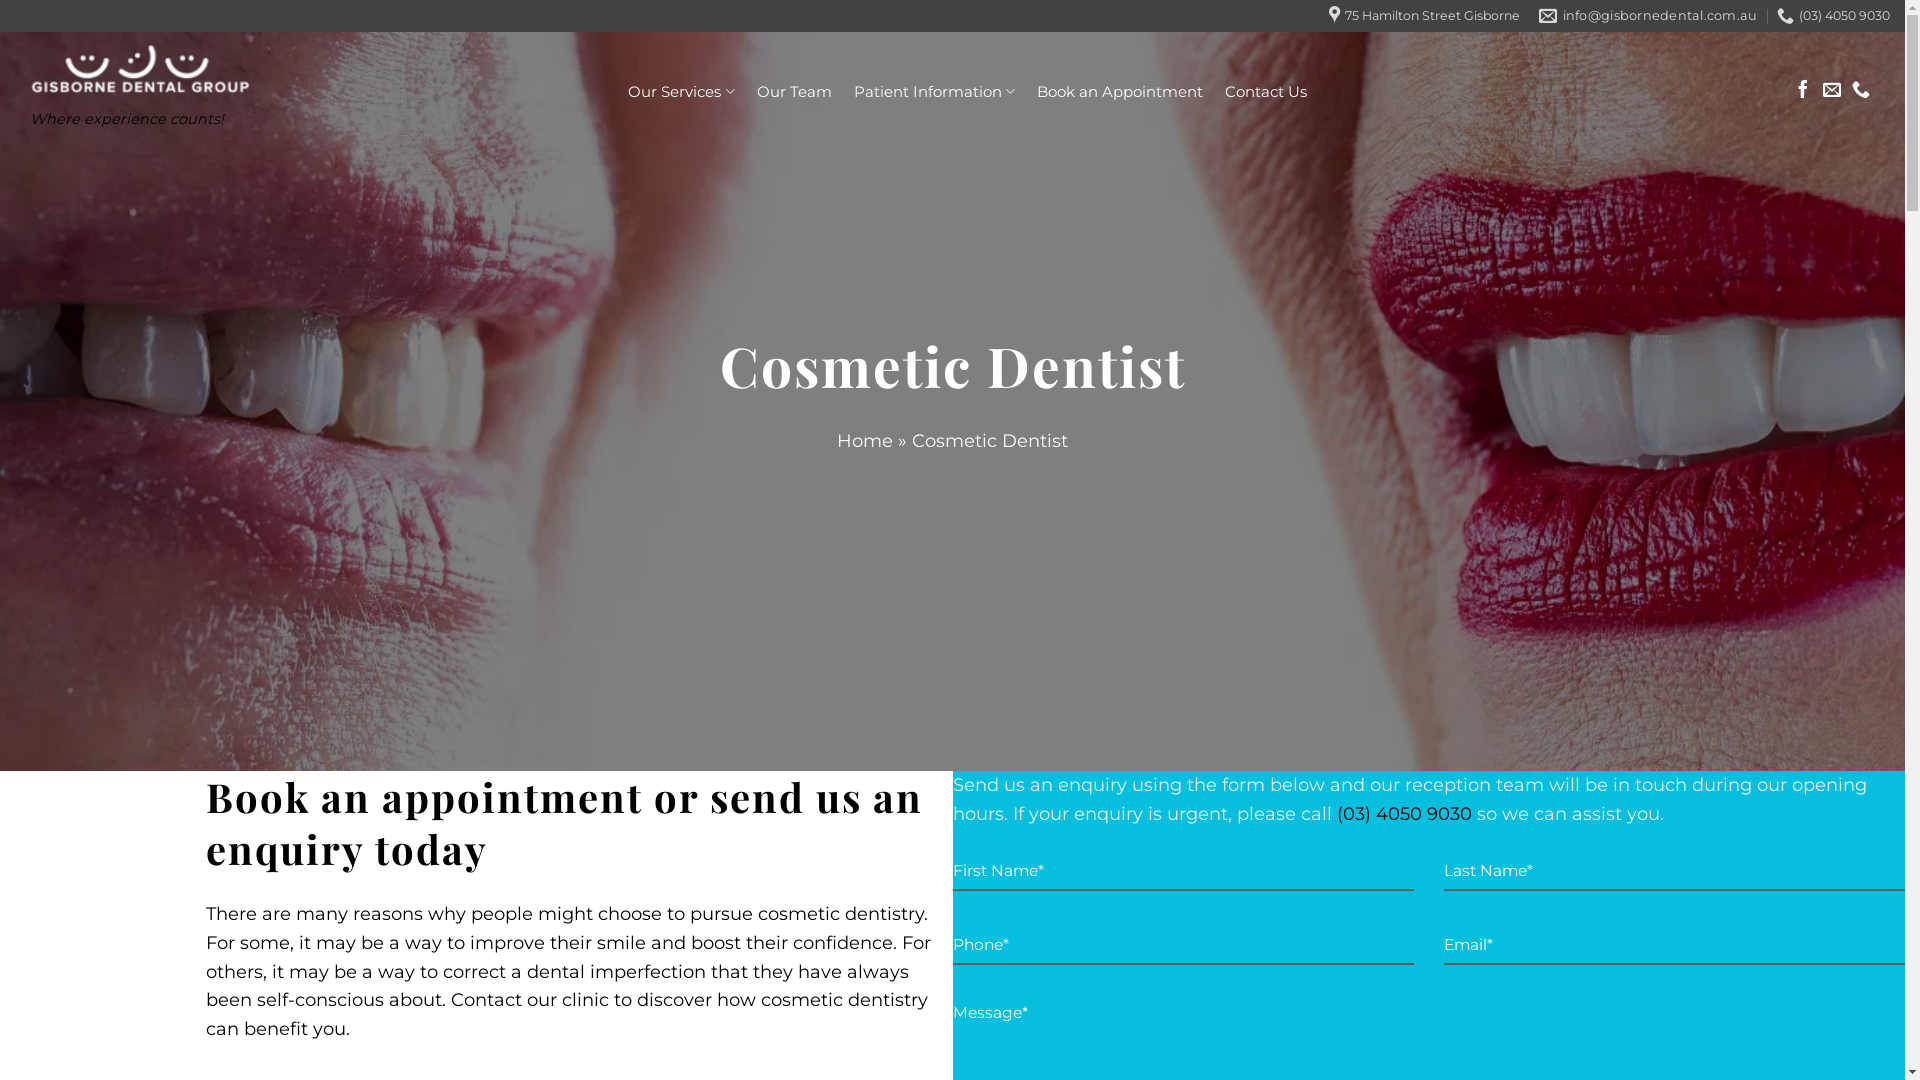 This screenshot has width=1920, height=1080. Describe the element at coordinates (1832, 91) in the screenshot. I see `'Send us an email'` at that location.